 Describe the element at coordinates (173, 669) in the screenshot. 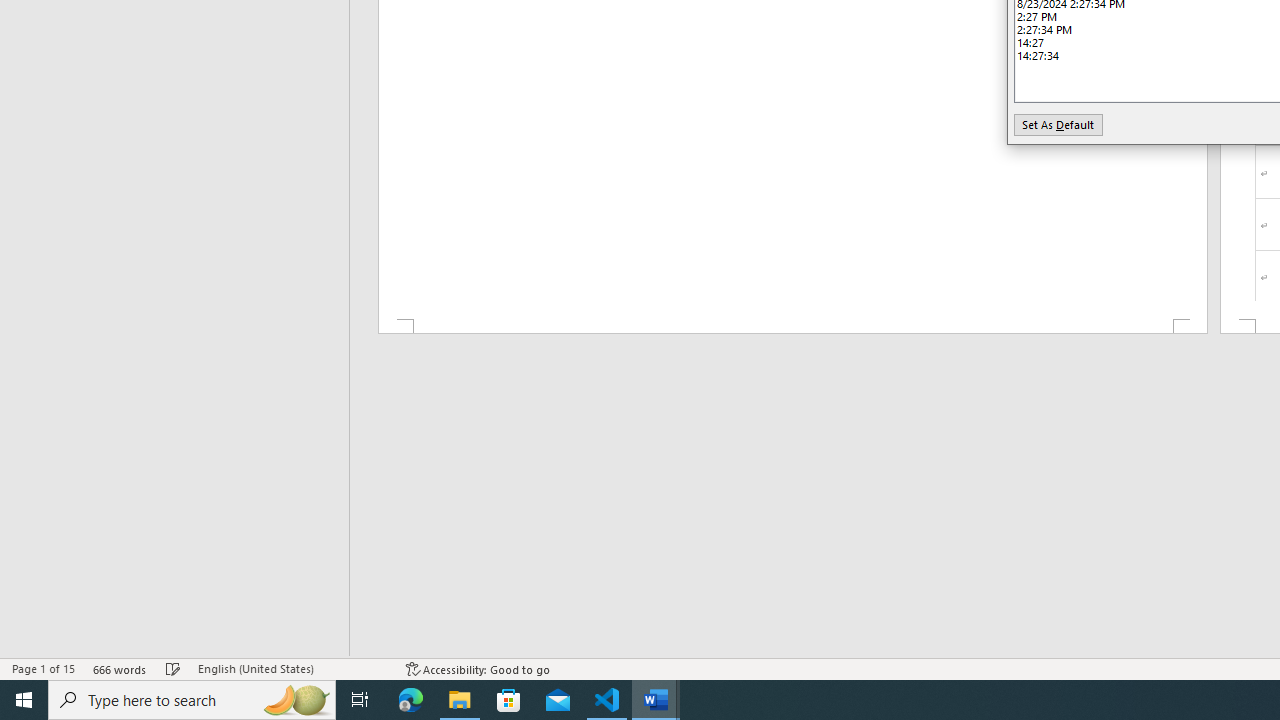

I see `'Spelling and Grammar Check Checking'` at that location.